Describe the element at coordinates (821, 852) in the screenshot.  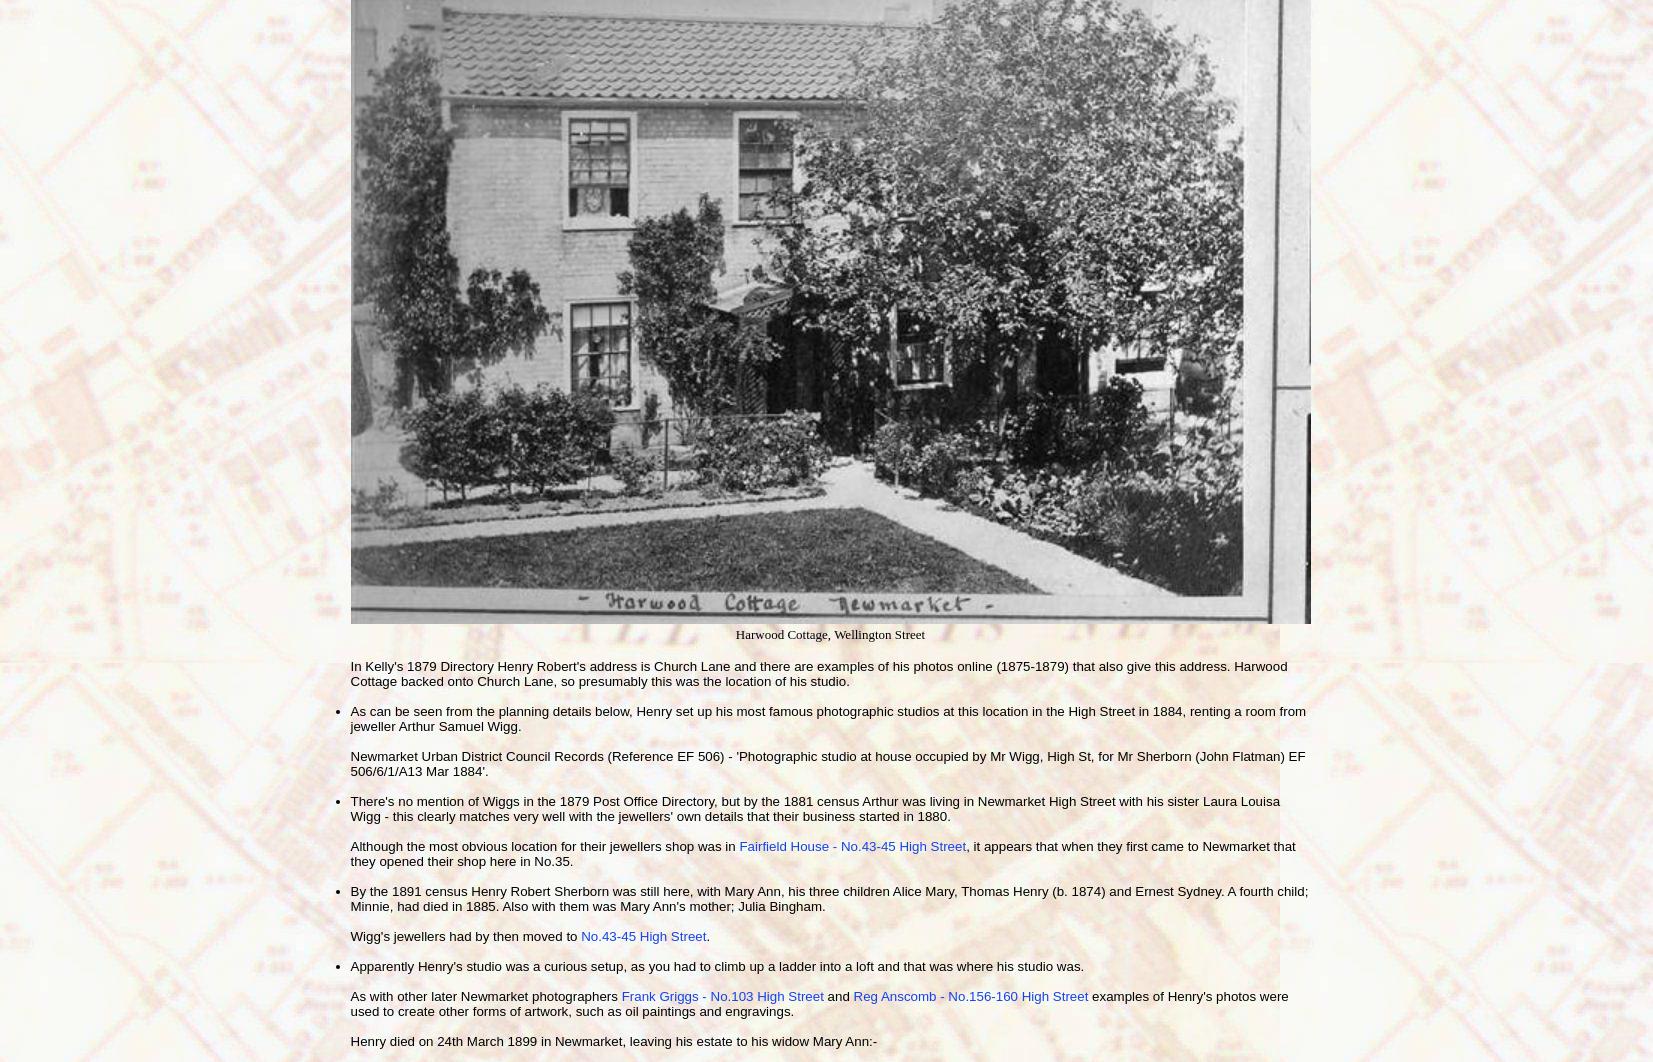
I see `', it appears that when they first came to  
              Newmarket that they opened their shop here in No.35.'` at that location.